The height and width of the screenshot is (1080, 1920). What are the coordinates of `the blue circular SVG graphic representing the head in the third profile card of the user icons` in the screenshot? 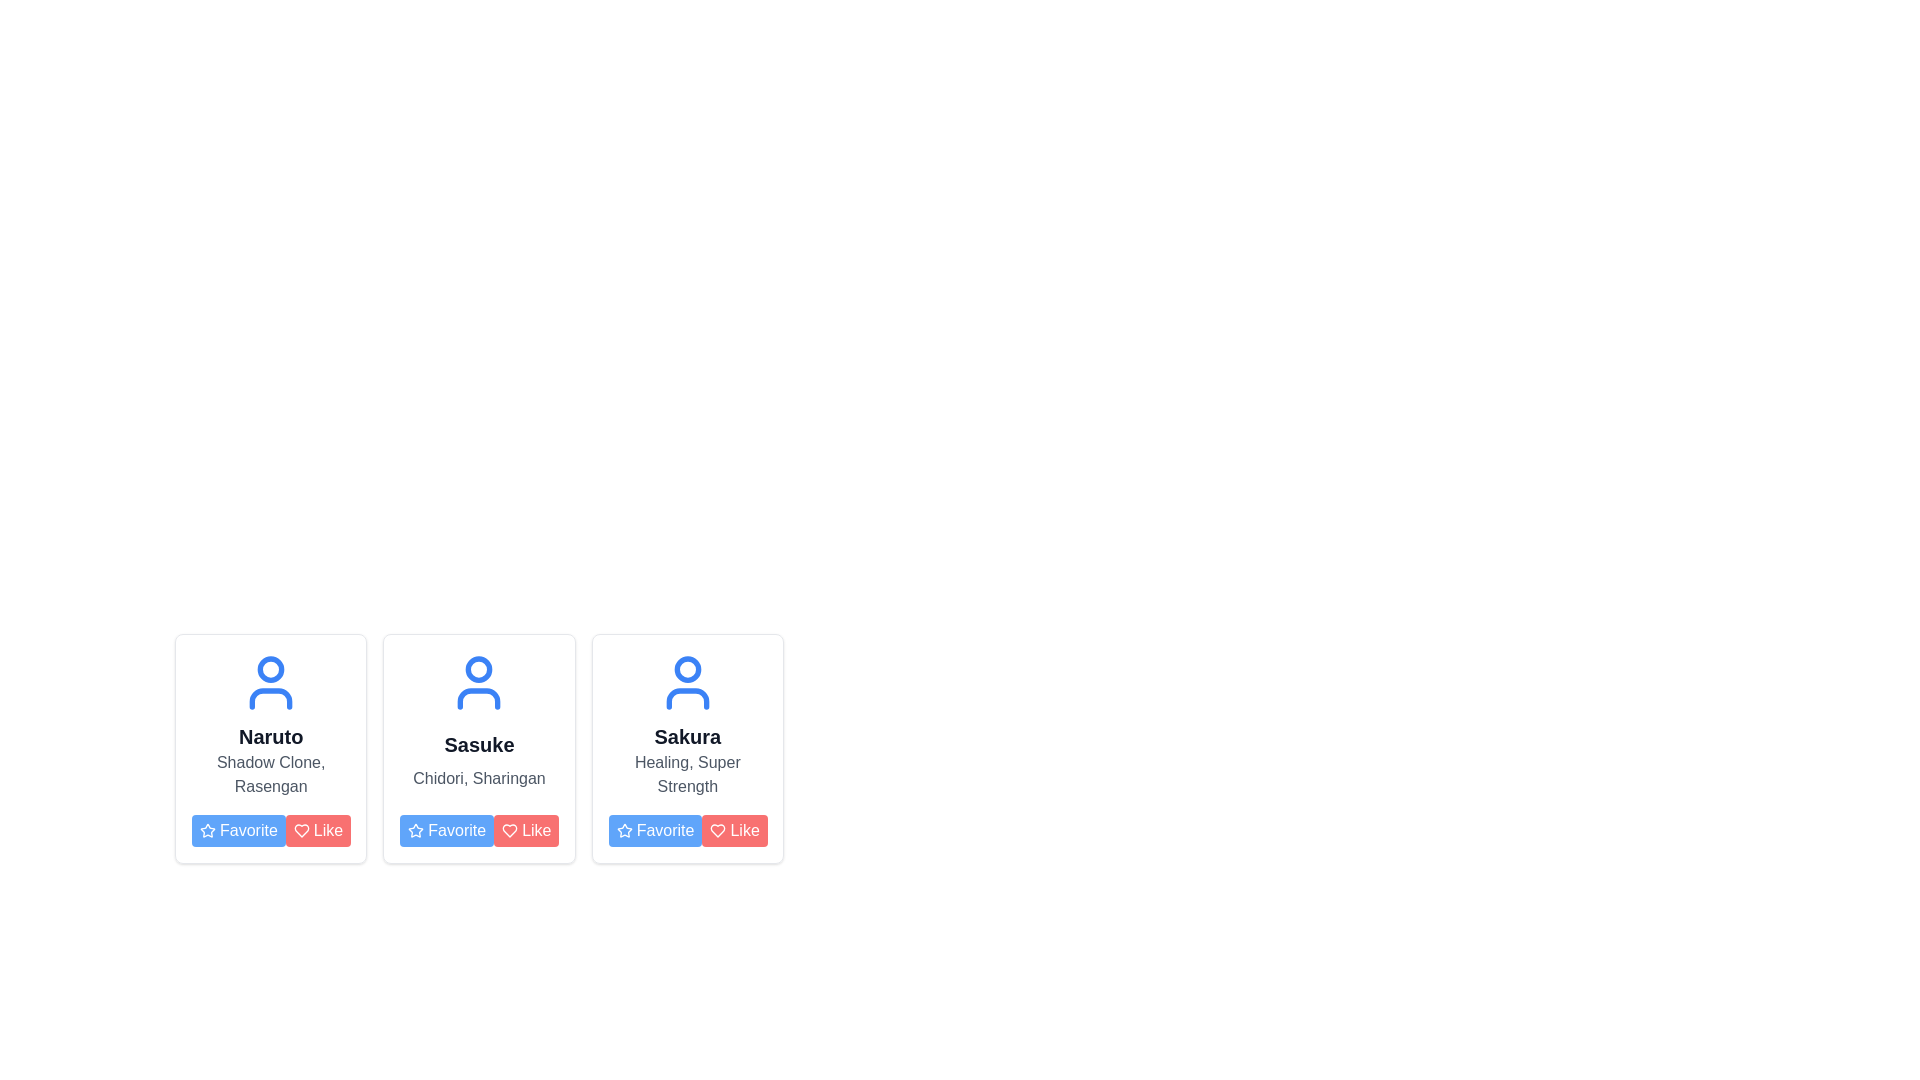 It's located at (687, 669).